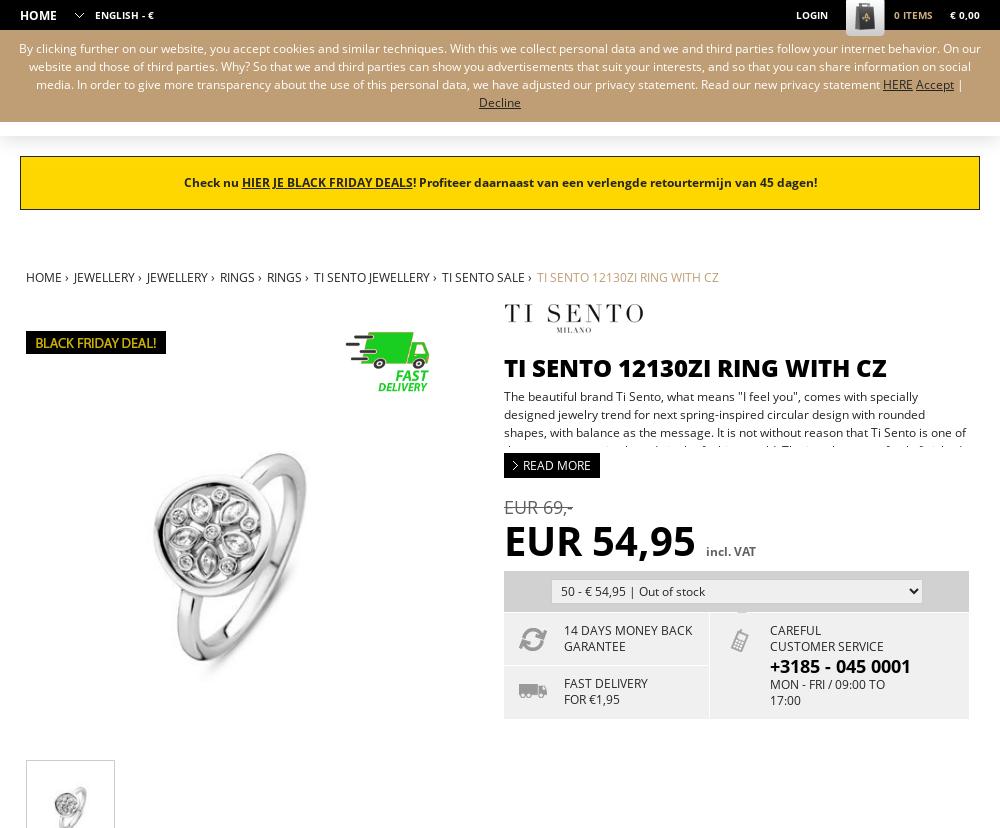  I want to click on 'Ti Sento sale', so click(441, 277).